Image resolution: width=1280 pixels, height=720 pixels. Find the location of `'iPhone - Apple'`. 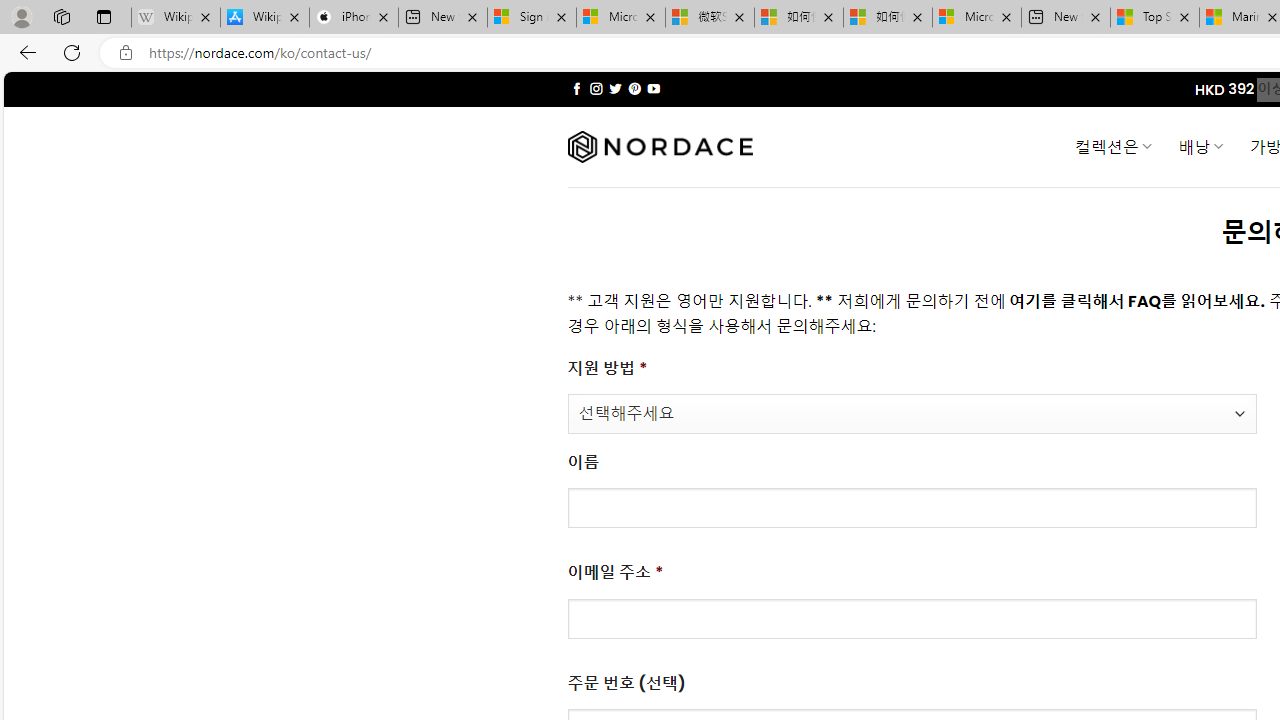

'iPhone - Apple' is located at coordinates (353, 17).